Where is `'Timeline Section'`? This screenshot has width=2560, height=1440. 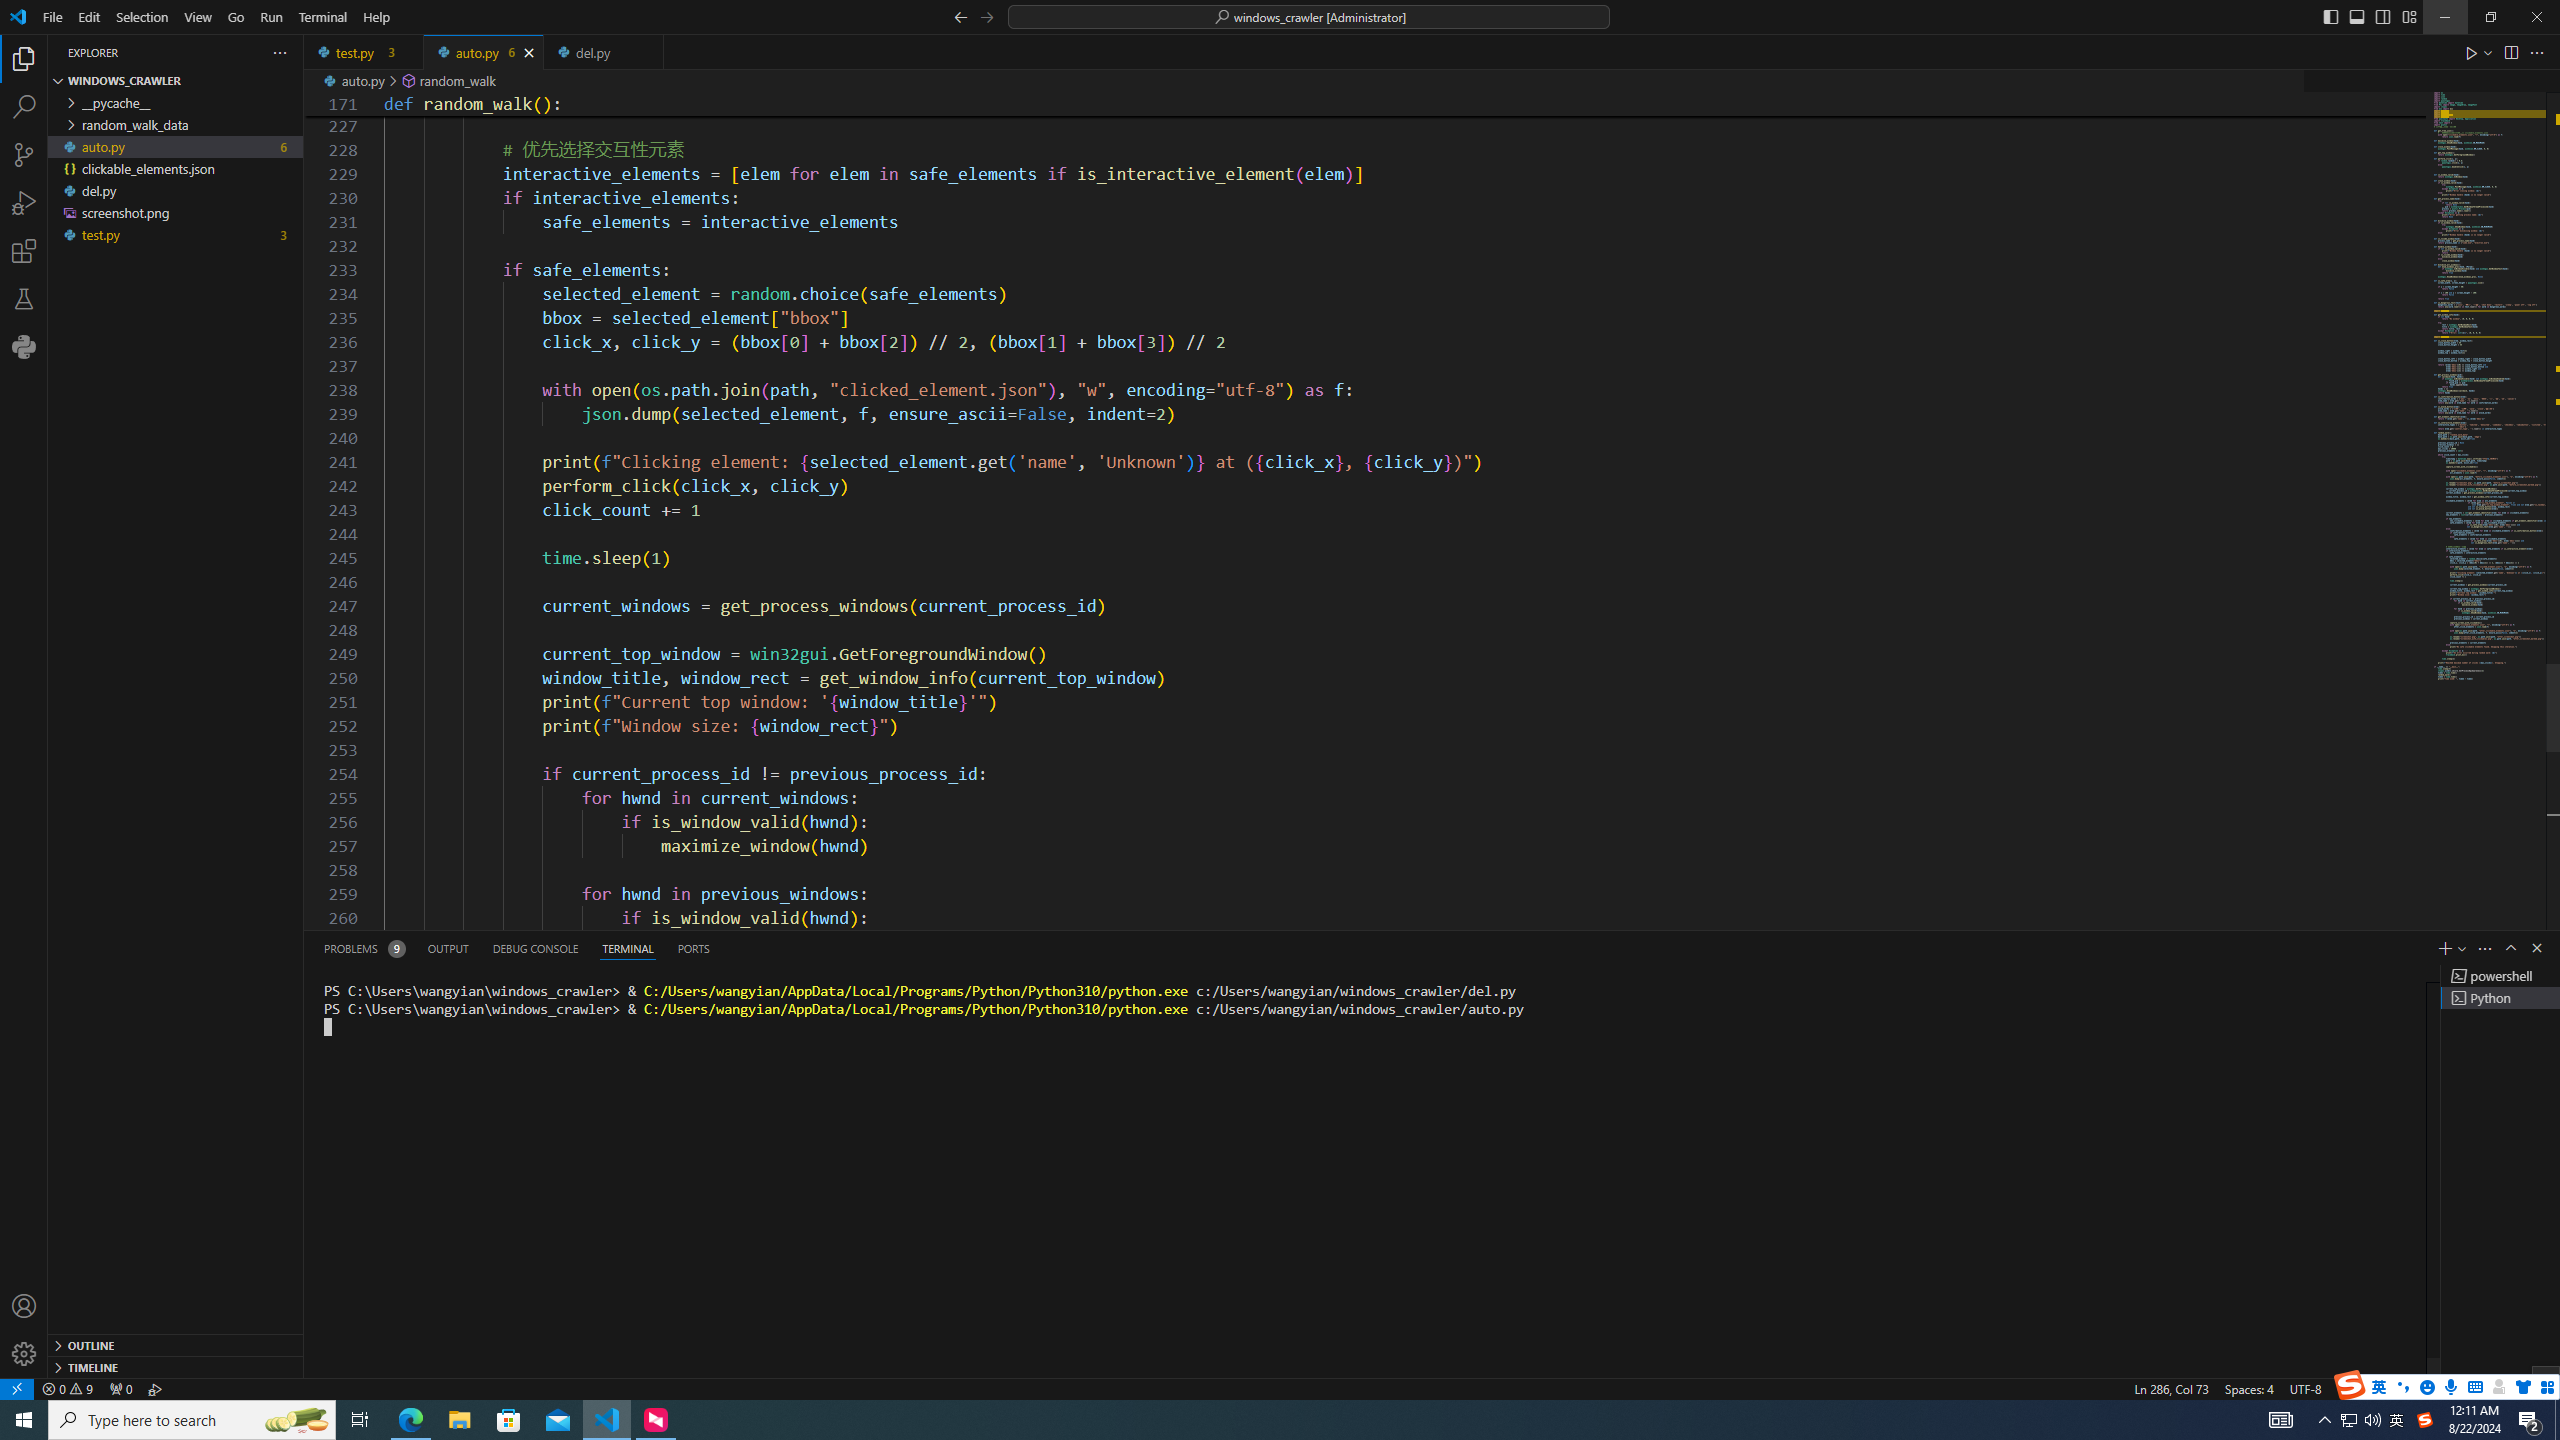
'Timeline Section' is located at coordinates (175, 1367).